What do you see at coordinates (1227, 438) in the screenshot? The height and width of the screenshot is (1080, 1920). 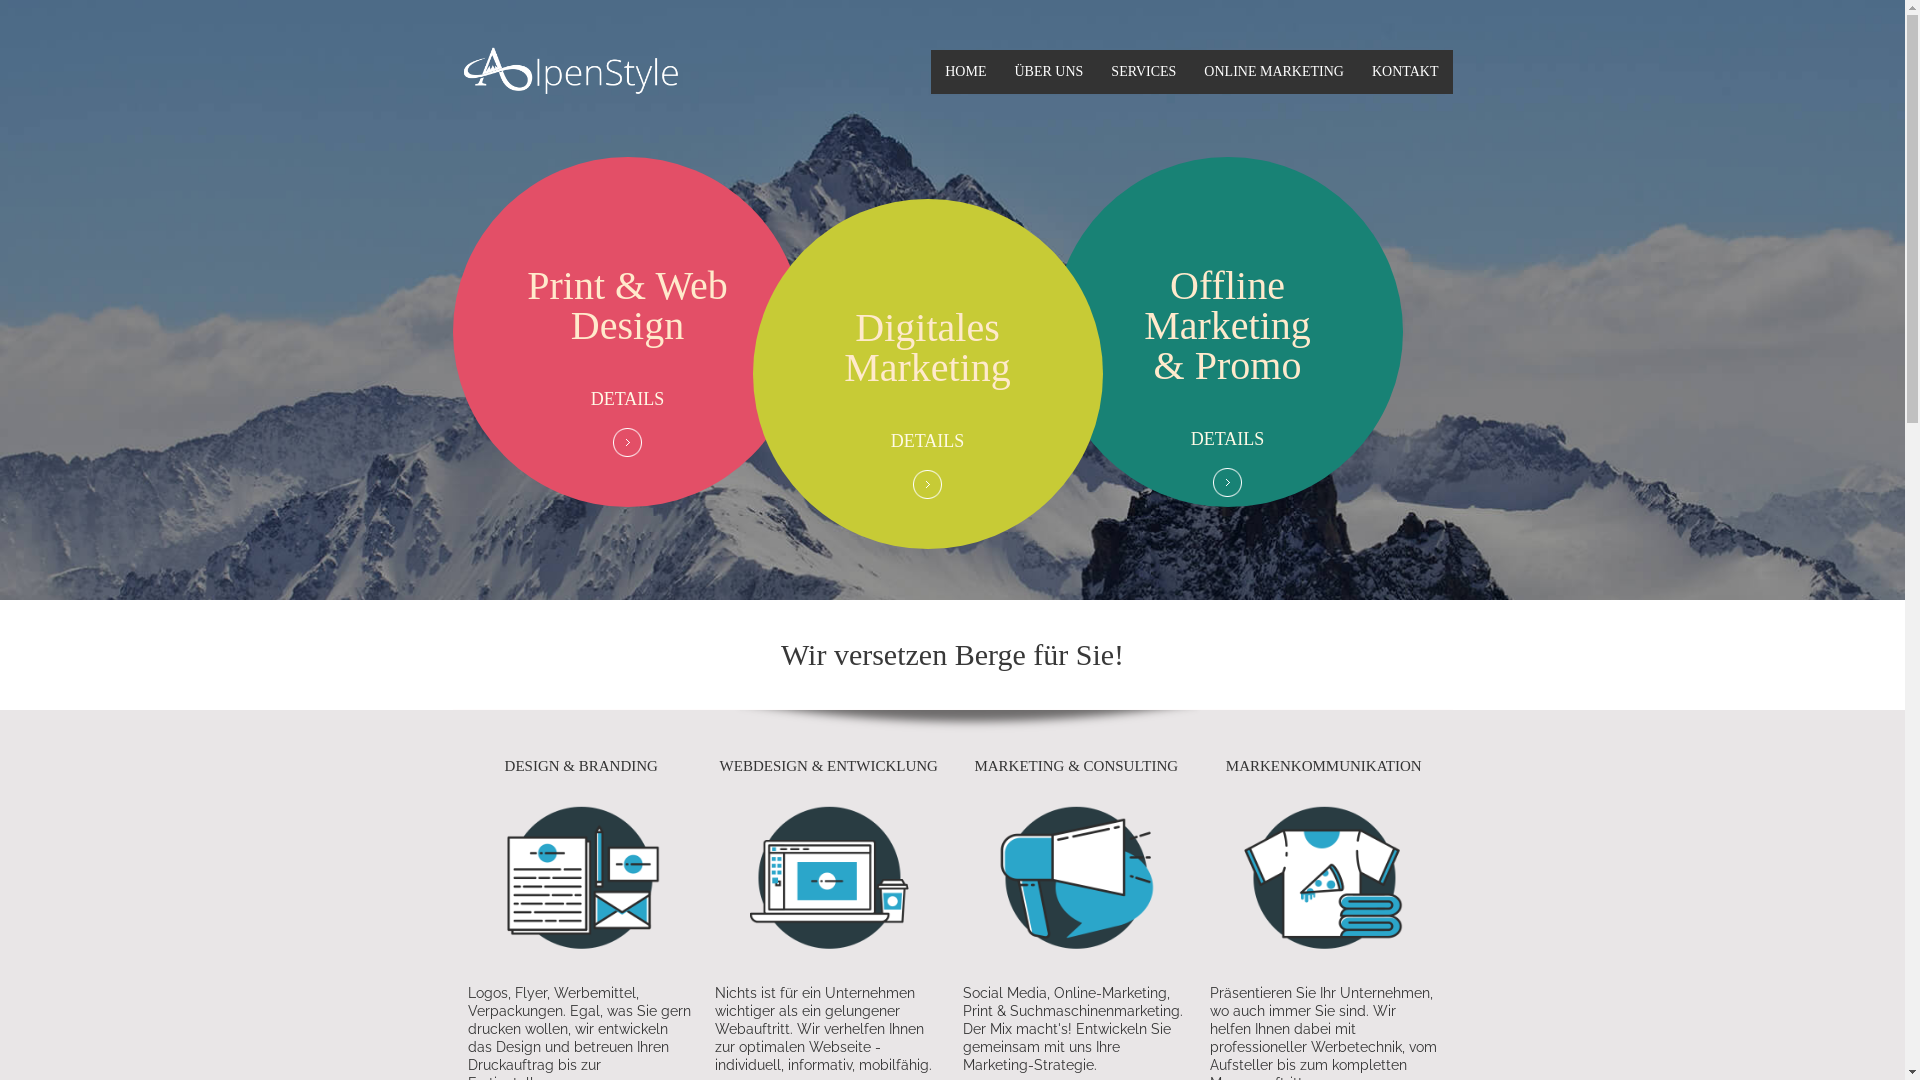 I see `'DETAILS'` at bounding box center [1227, 438].